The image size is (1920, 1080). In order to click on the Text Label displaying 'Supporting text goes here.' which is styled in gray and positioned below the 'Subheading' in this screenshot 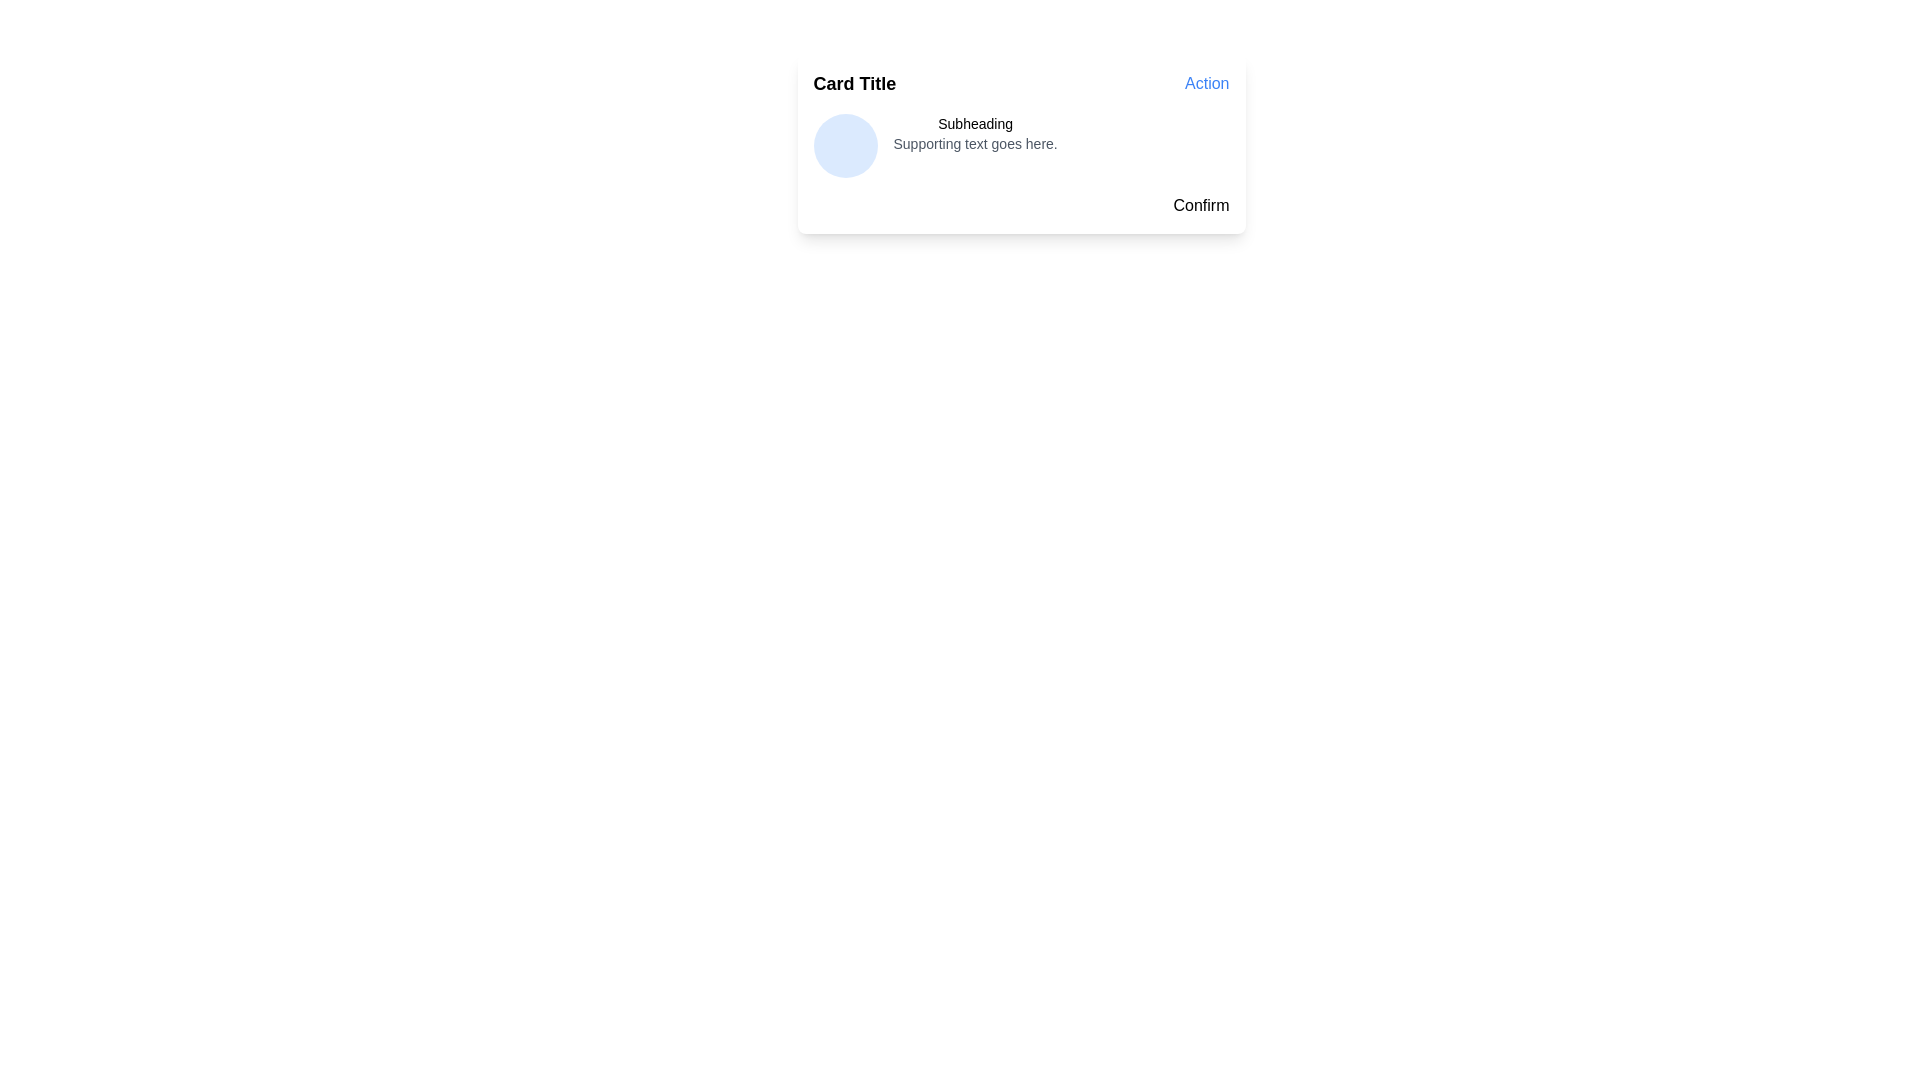, I will do `click(975, 142)`.